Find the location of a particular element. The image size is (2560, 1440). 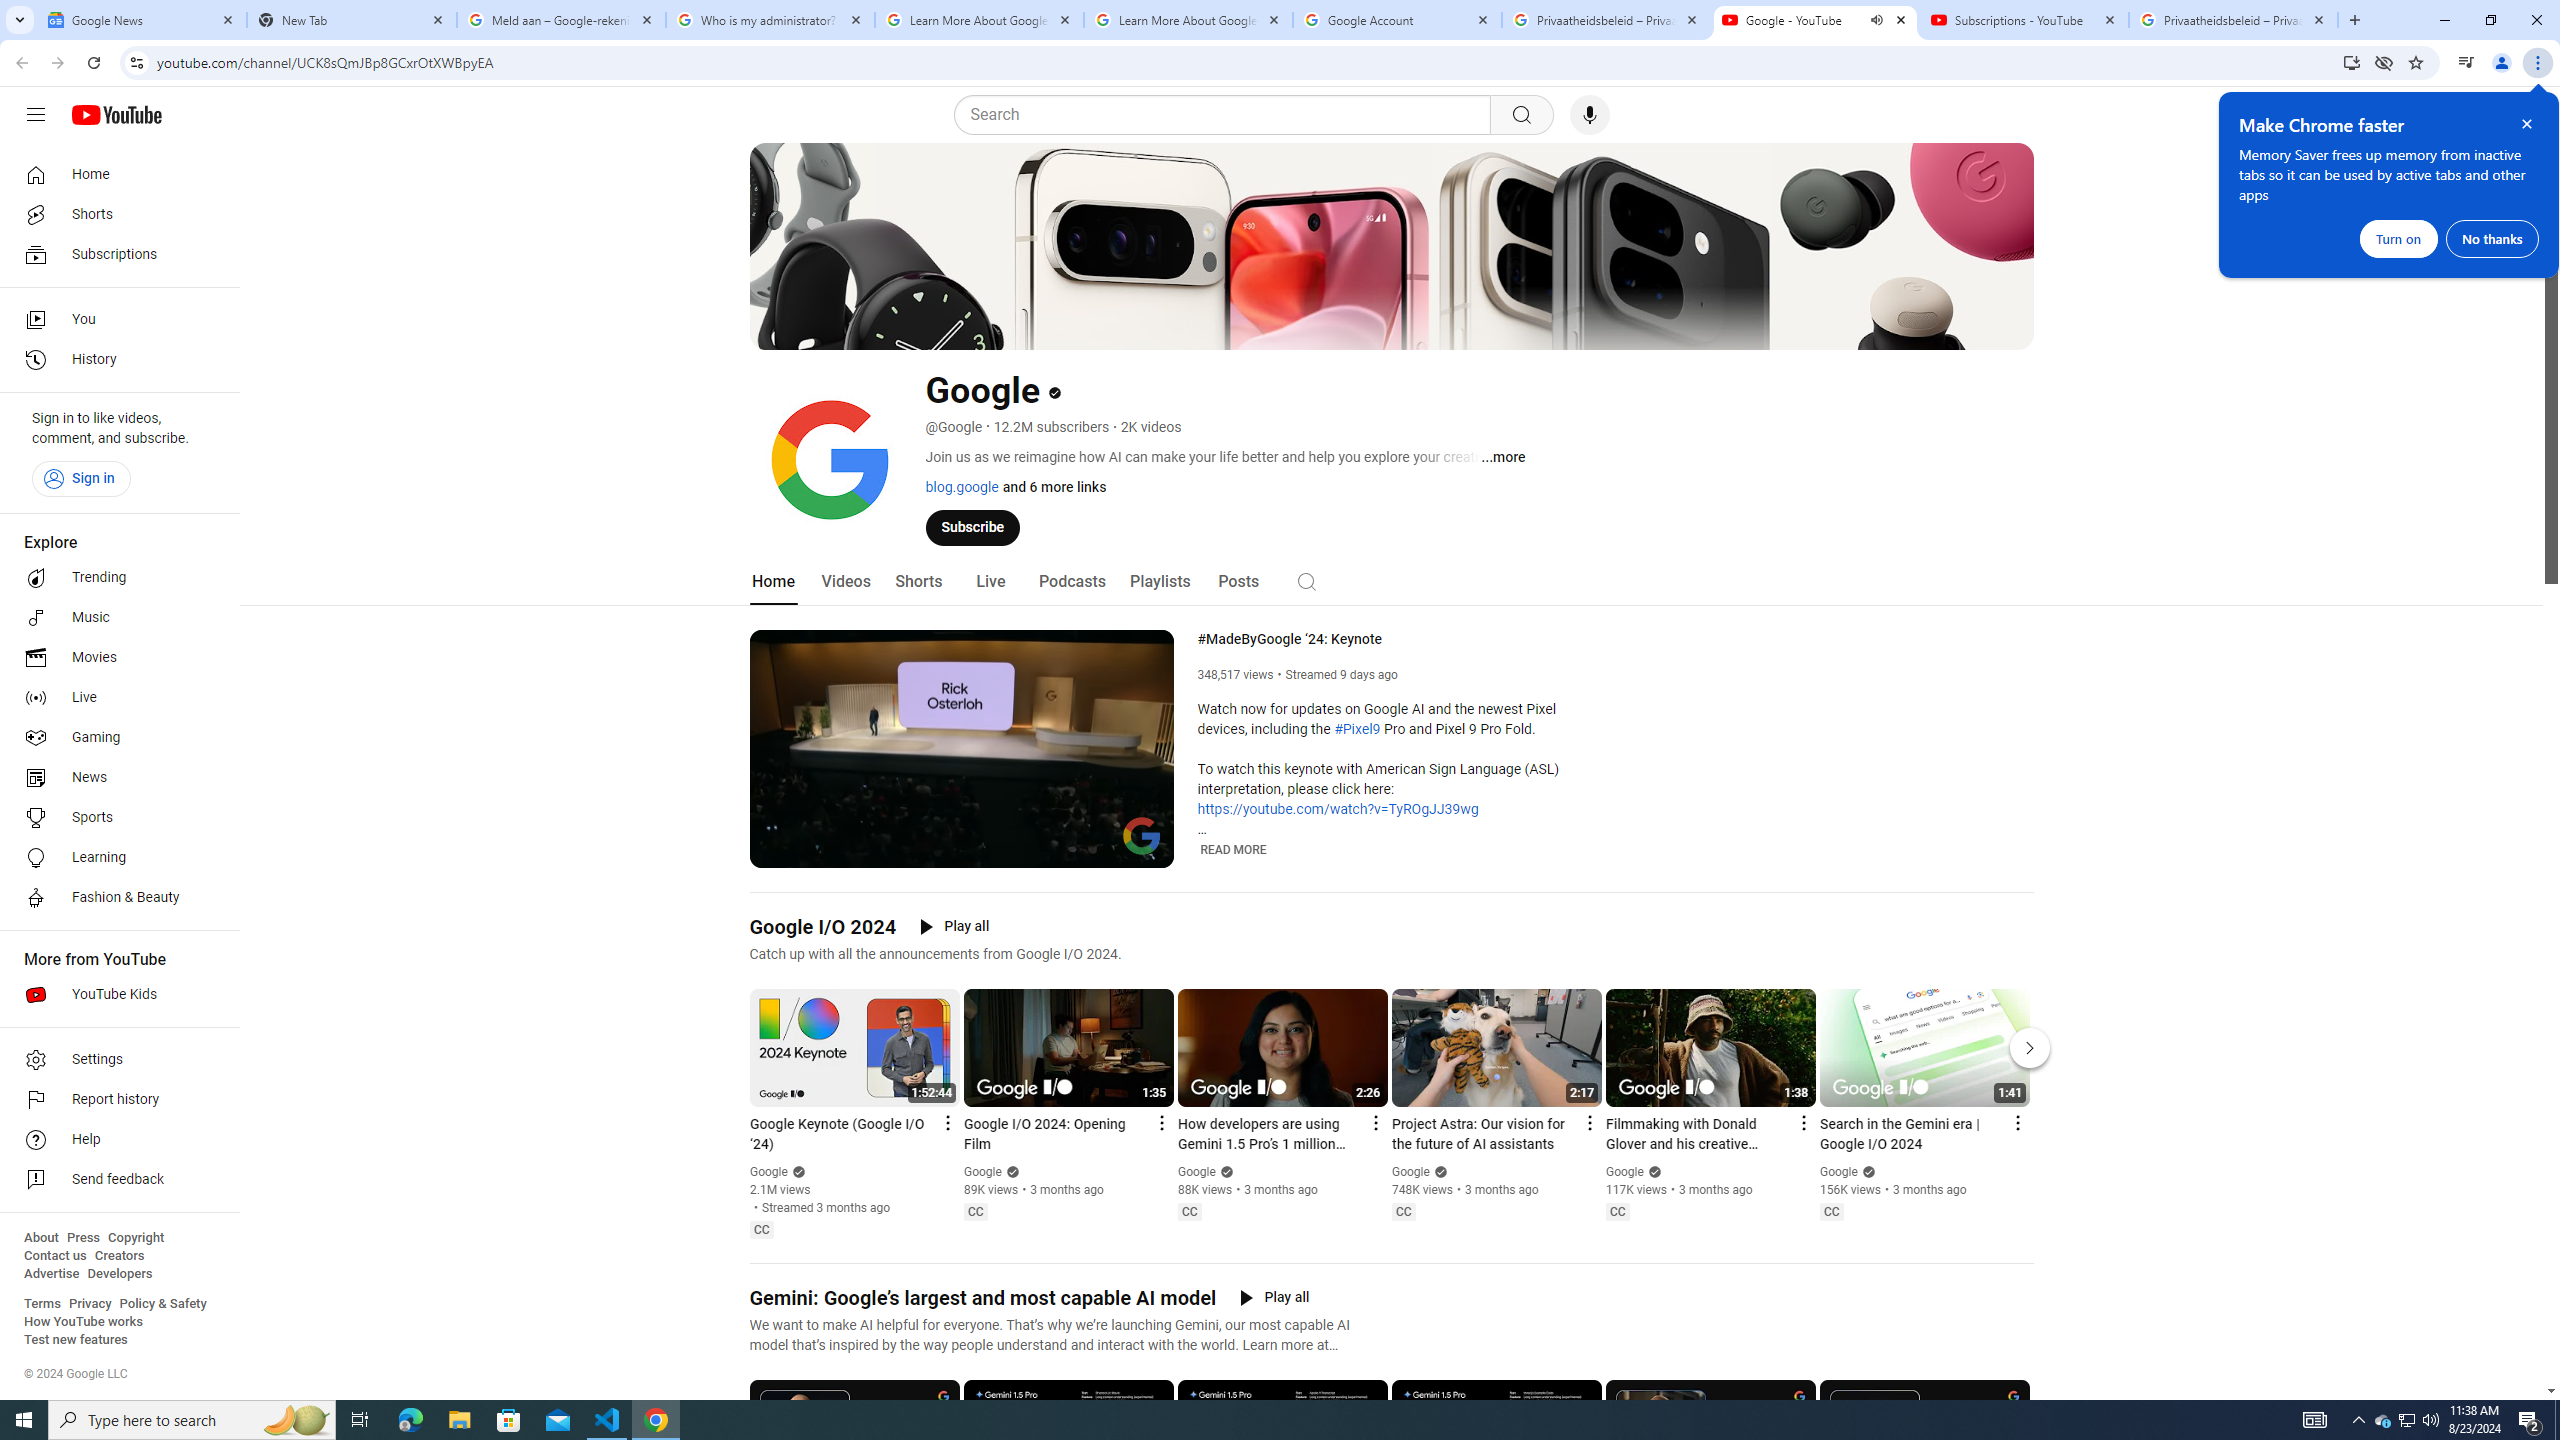

'Contact us' is located at coordinates (54, 1255).